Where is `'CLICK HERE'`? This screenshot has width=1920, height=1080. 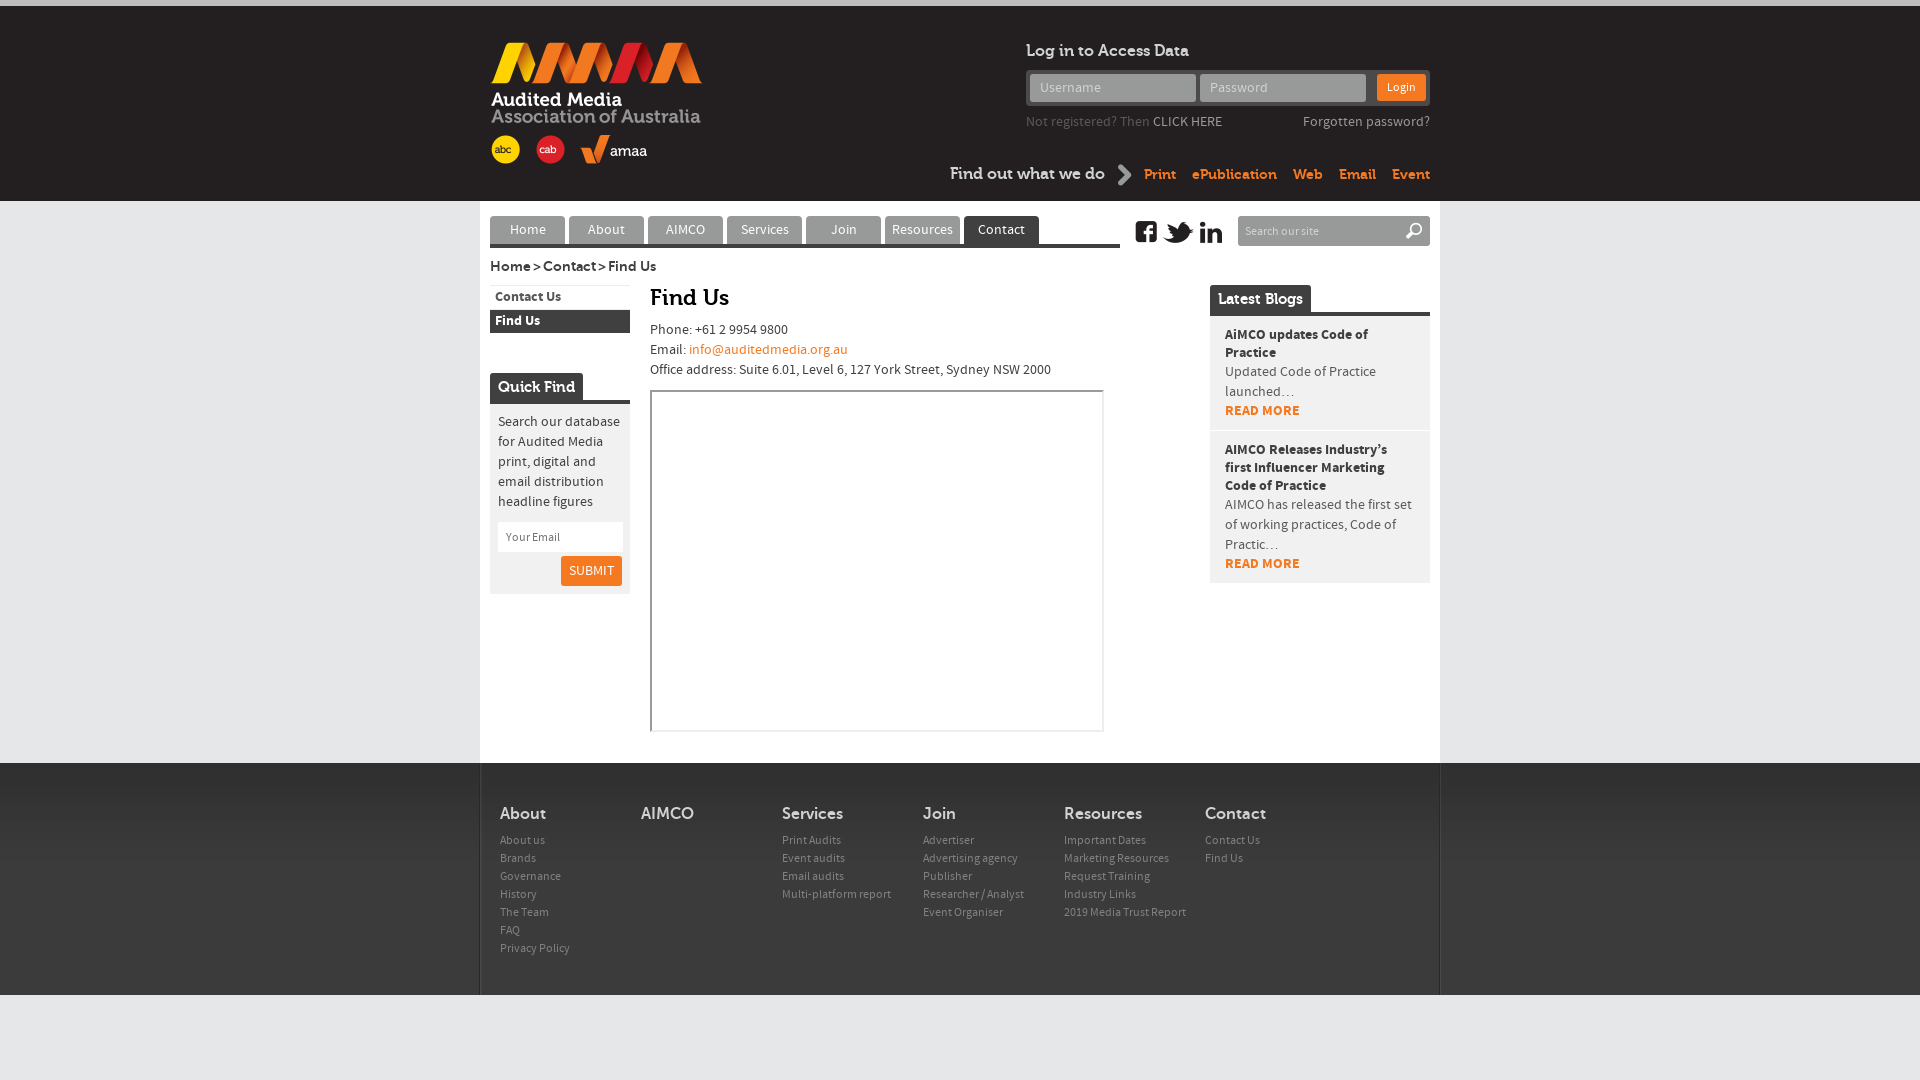
'CLICK HERE' is located at coordinates (1187, 122).